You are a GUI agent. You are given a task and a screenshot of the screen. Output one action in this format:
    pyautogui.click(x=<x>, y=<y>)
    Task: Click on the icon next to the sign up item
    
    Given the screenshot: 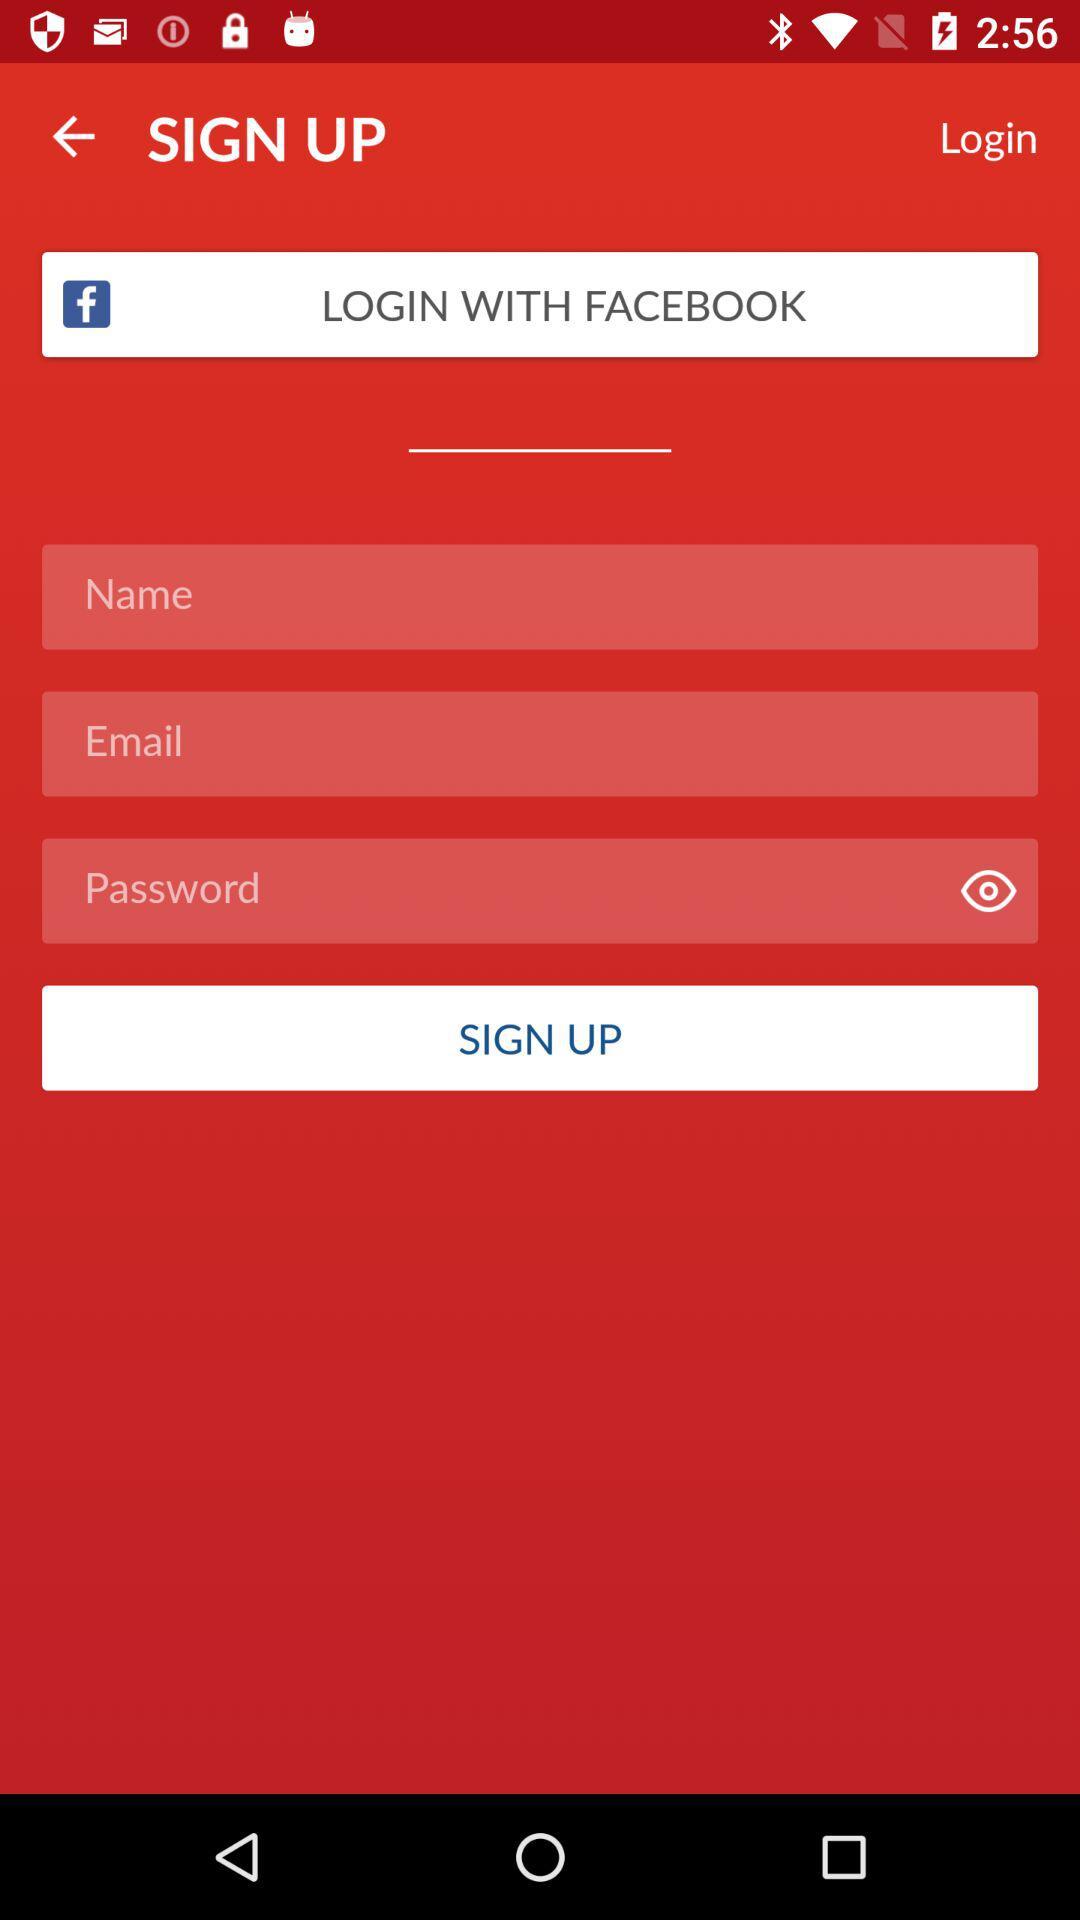 What is the action you would take?
    pyautogui.click(x=72, y=135)
    